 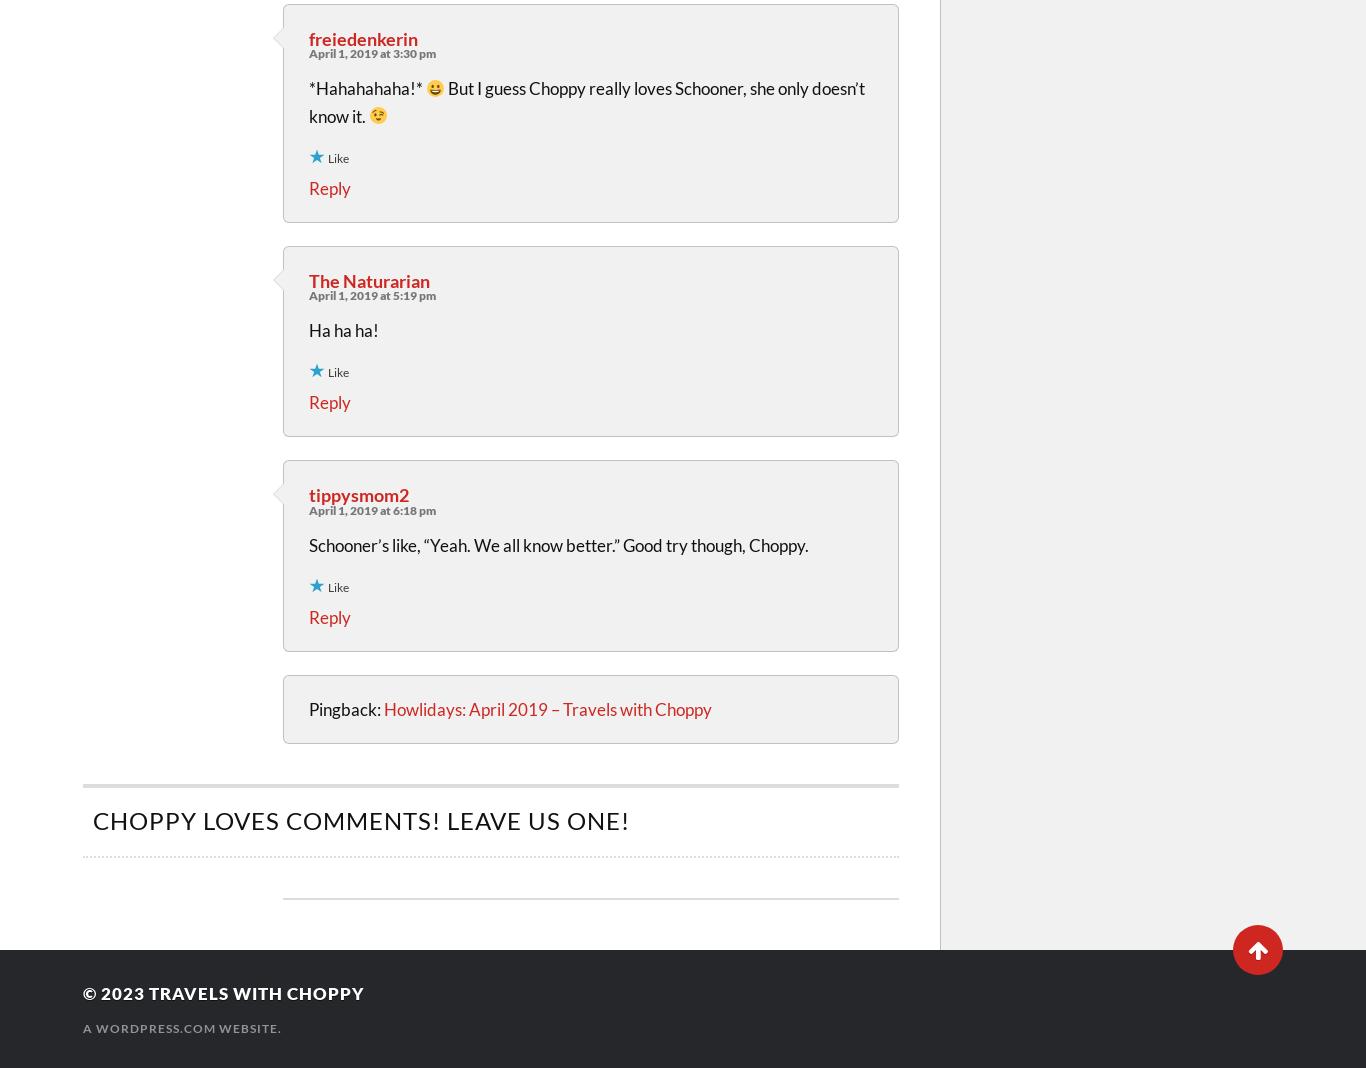 What do you see at coordinates (371, 294) in the screenshot?
I see `'April 1, 2019 at 5:19 pm'` at bounding box center [371, 294].